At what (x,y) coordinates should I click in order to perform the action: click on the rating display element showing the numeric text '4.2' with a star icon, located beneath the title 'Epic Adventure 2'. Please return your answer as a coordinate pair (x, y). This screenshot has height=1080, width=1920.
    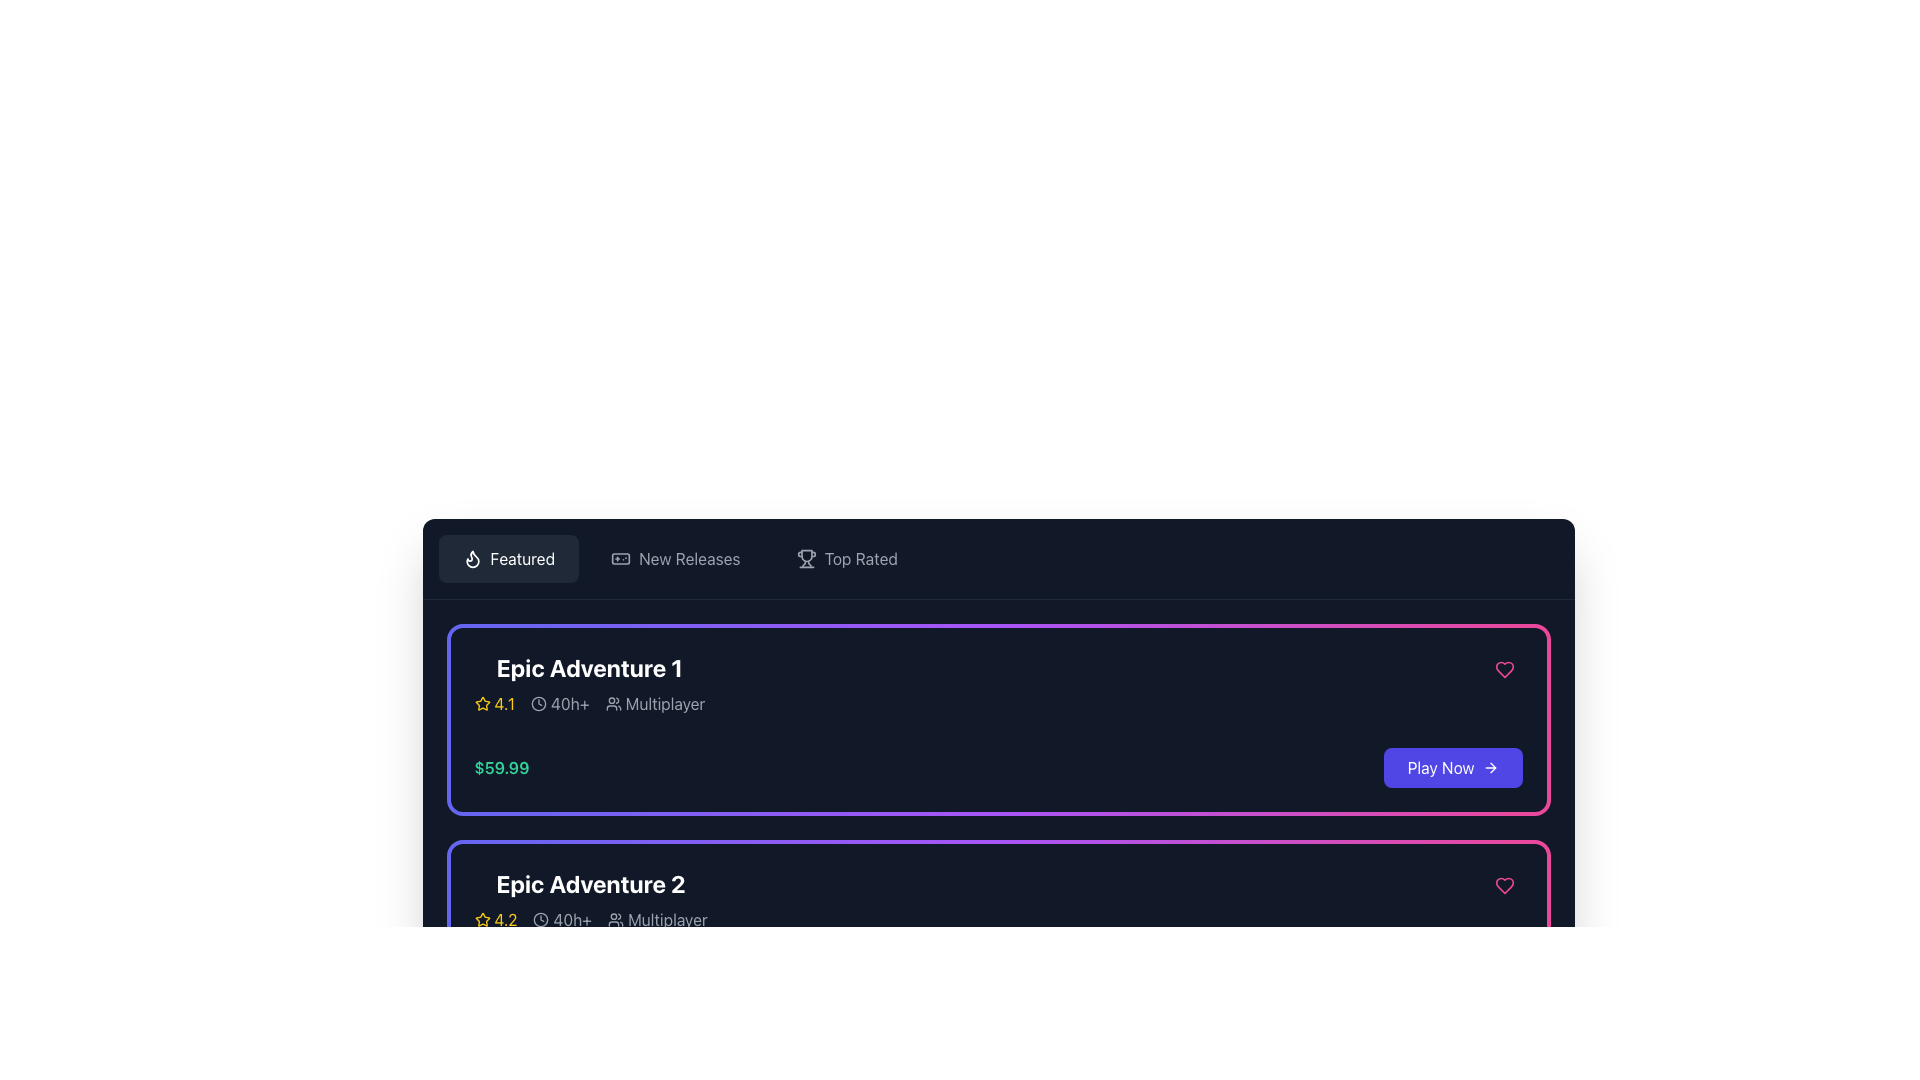
    Looking at the image, I should click on (495, 920).